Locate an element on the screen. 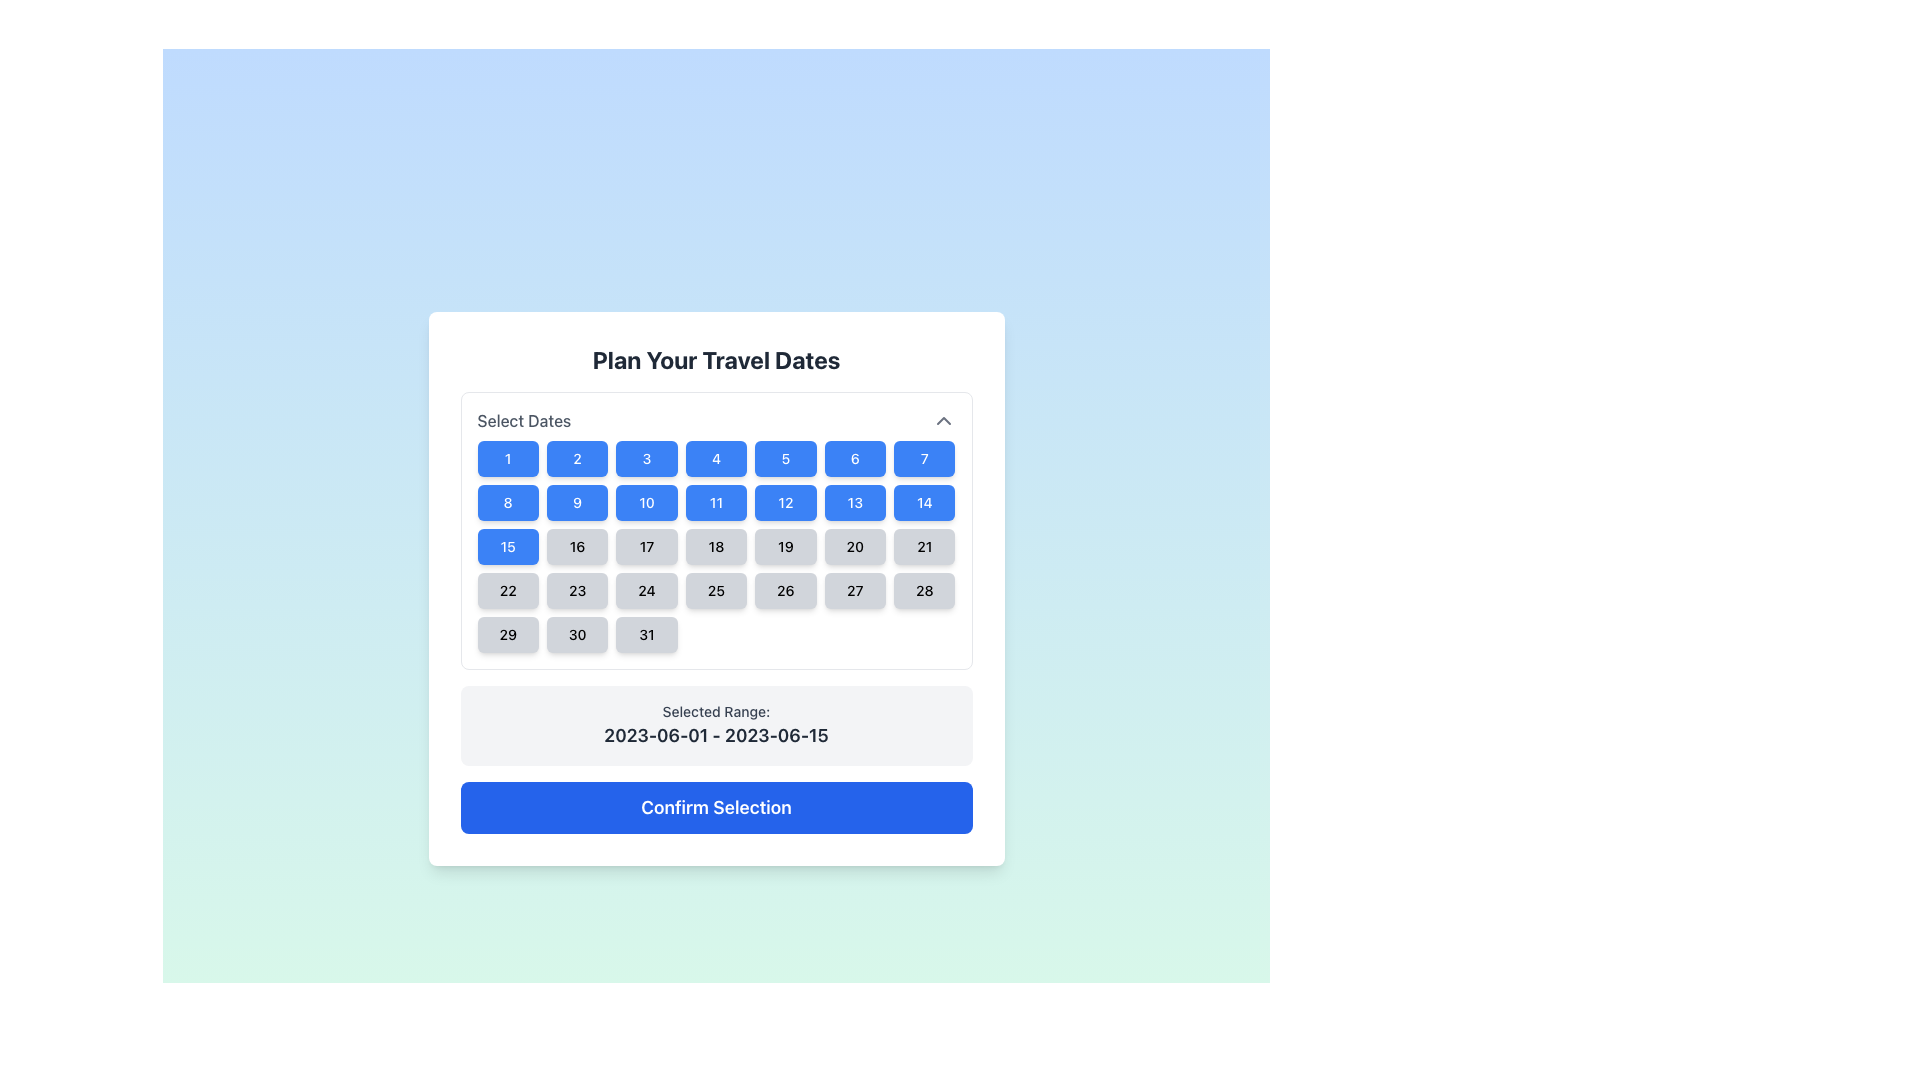 This screenshot has height=1080, width=1920. the interactive grid in the 'Plan Your Travel Dates' interface is located at coordinates (716, 547).